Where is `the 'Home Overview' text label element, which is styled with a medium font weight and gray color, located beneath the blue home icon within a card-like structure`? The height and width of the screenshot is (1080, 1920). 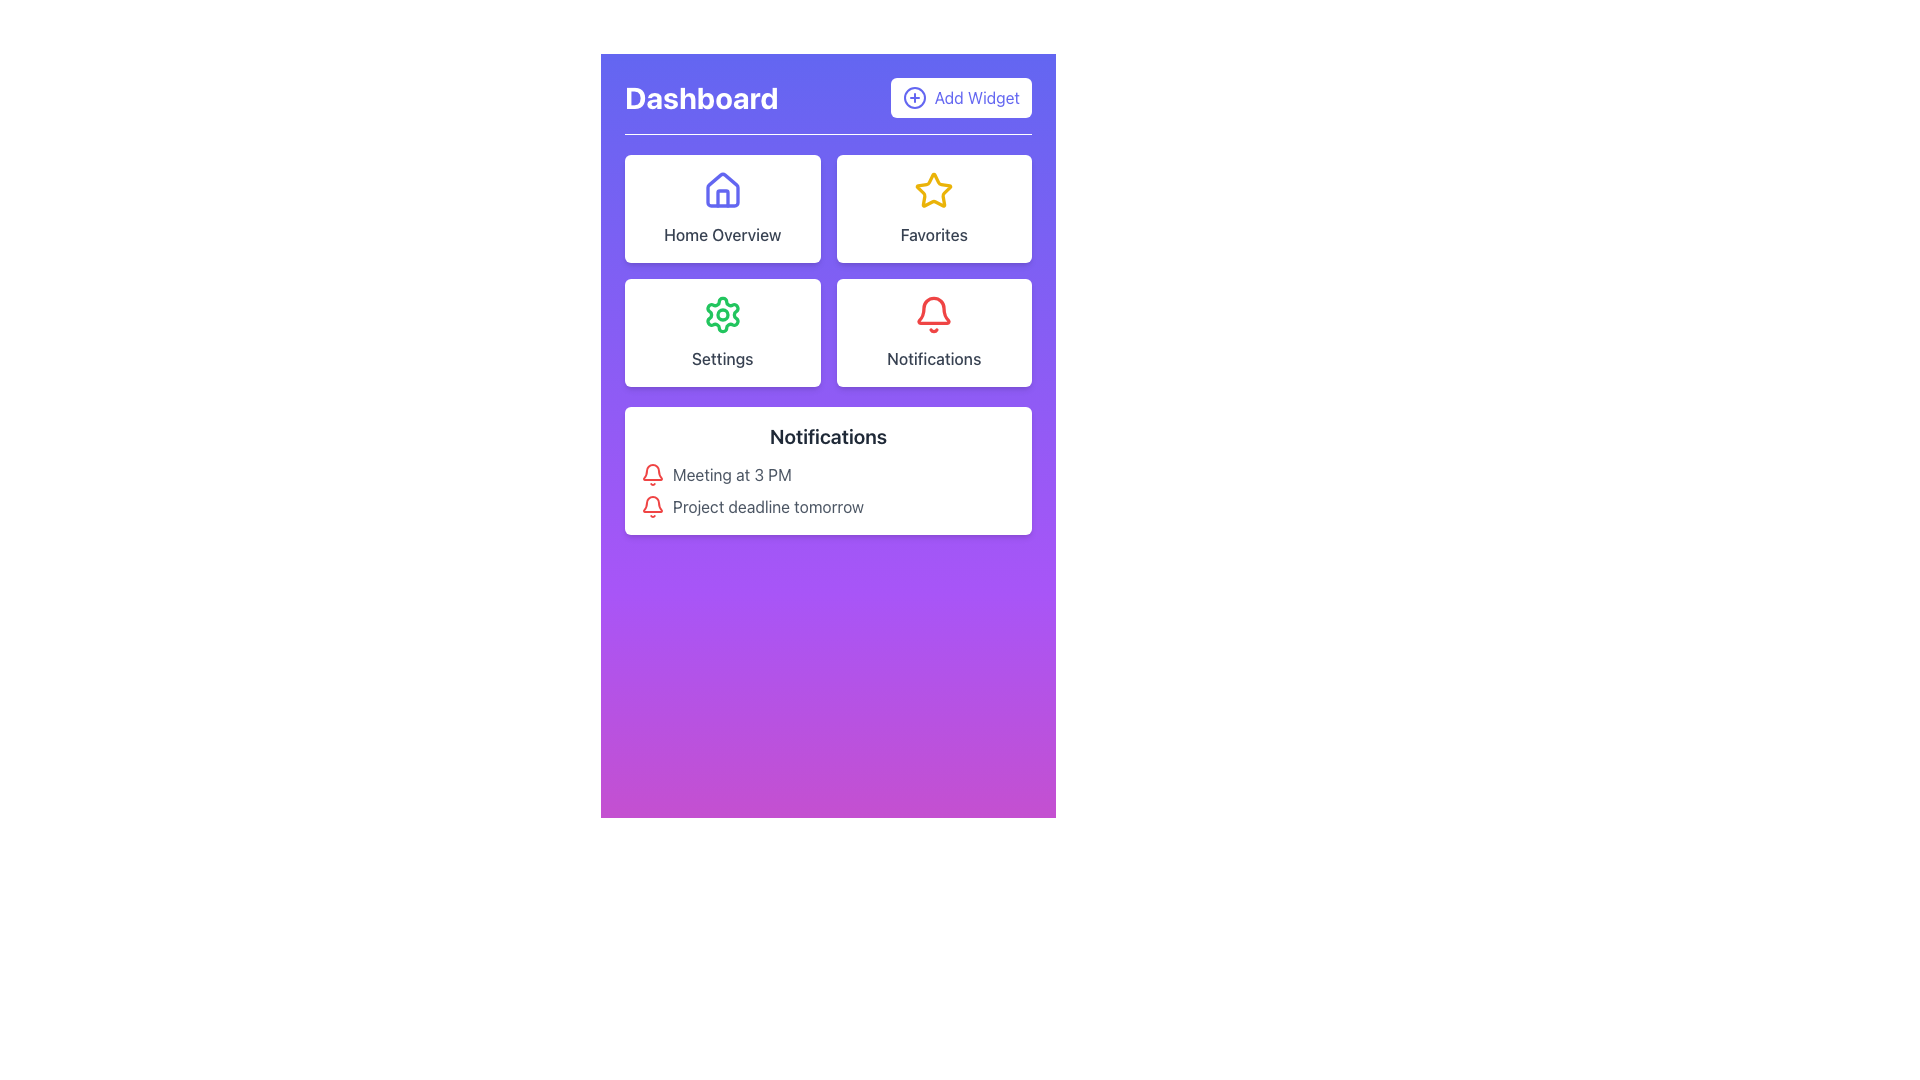
the 'Home Overview' text label element, which is styled with a medium font weight and gray color, located beneath the blue home icon within a card-like structure is located at coordinates (721, 234).